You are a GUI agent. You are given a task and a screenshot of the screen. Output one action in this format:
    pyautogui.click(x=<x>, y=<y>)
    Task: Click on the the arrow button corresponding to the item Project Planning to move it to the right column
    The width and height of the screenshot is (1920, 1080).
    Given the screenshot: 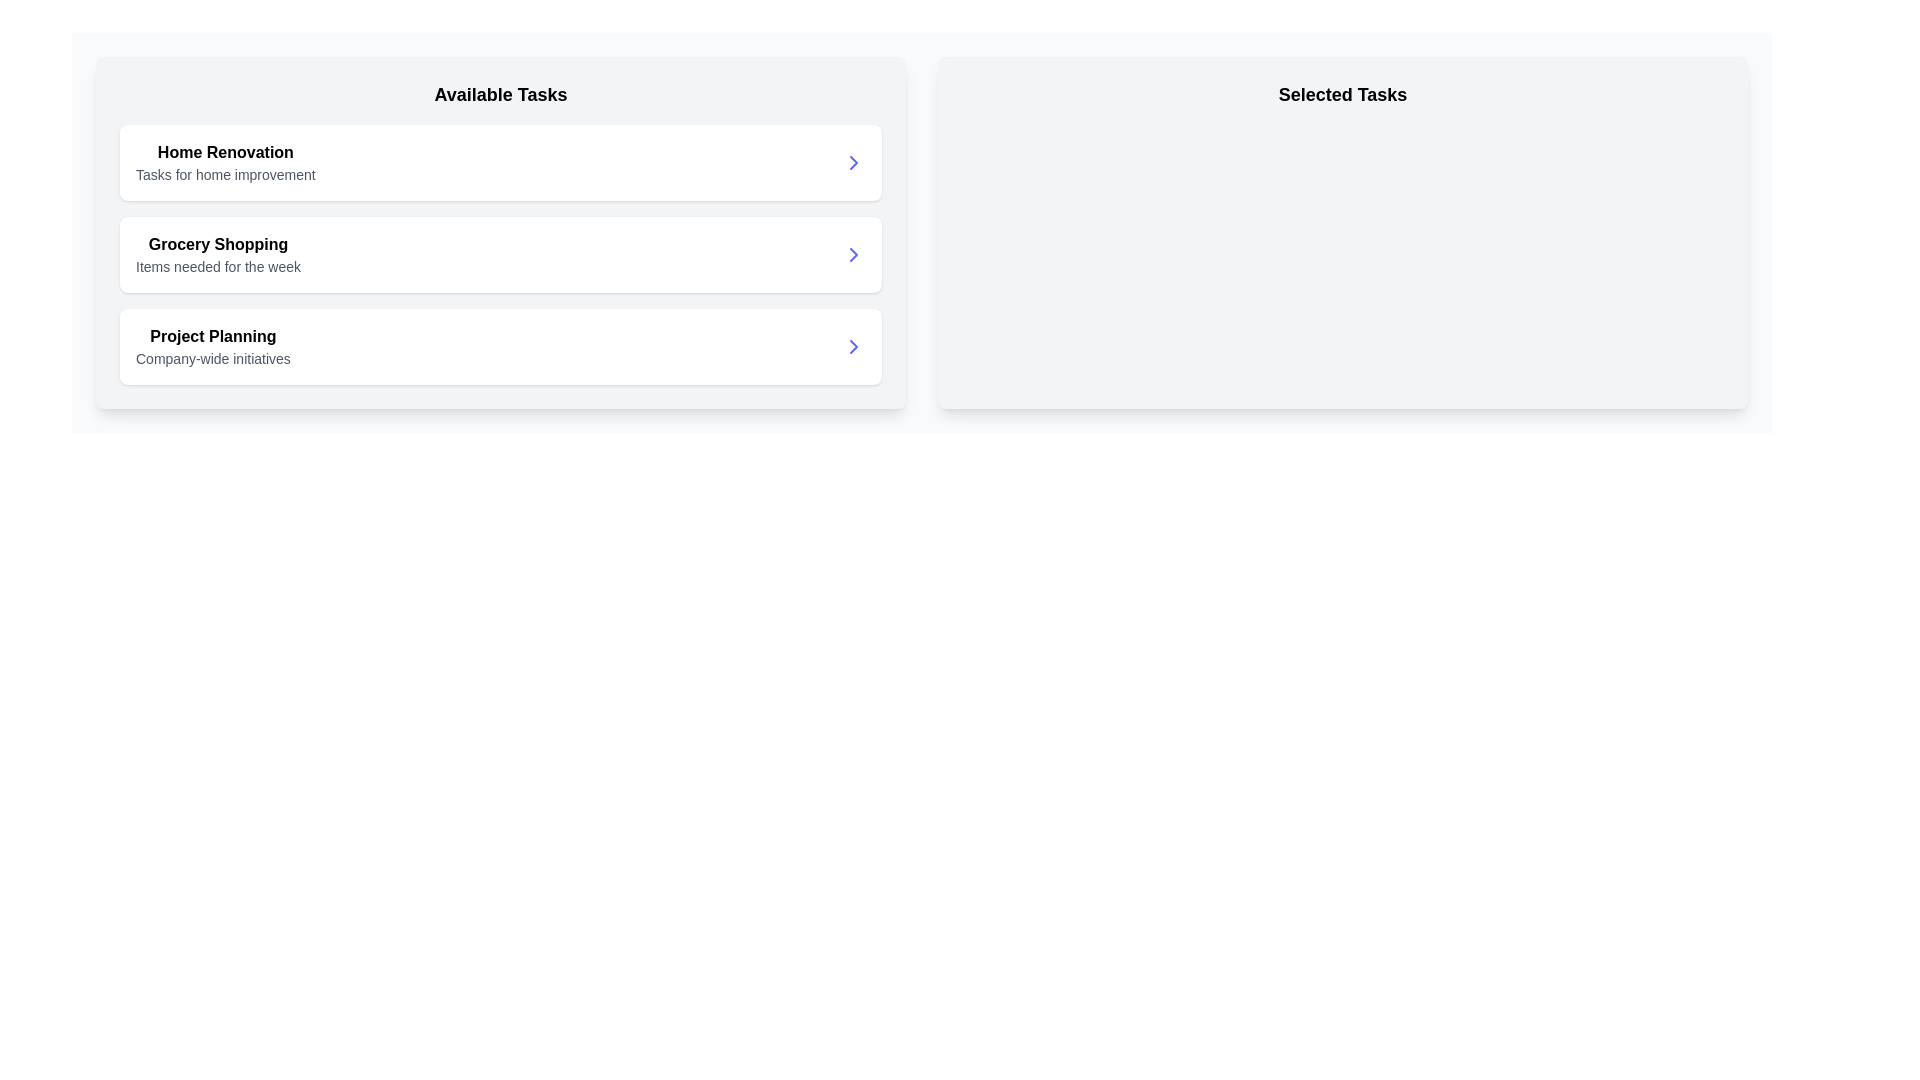 What is the action you would take?
    pyautogui.click(x=854, y=346)
    